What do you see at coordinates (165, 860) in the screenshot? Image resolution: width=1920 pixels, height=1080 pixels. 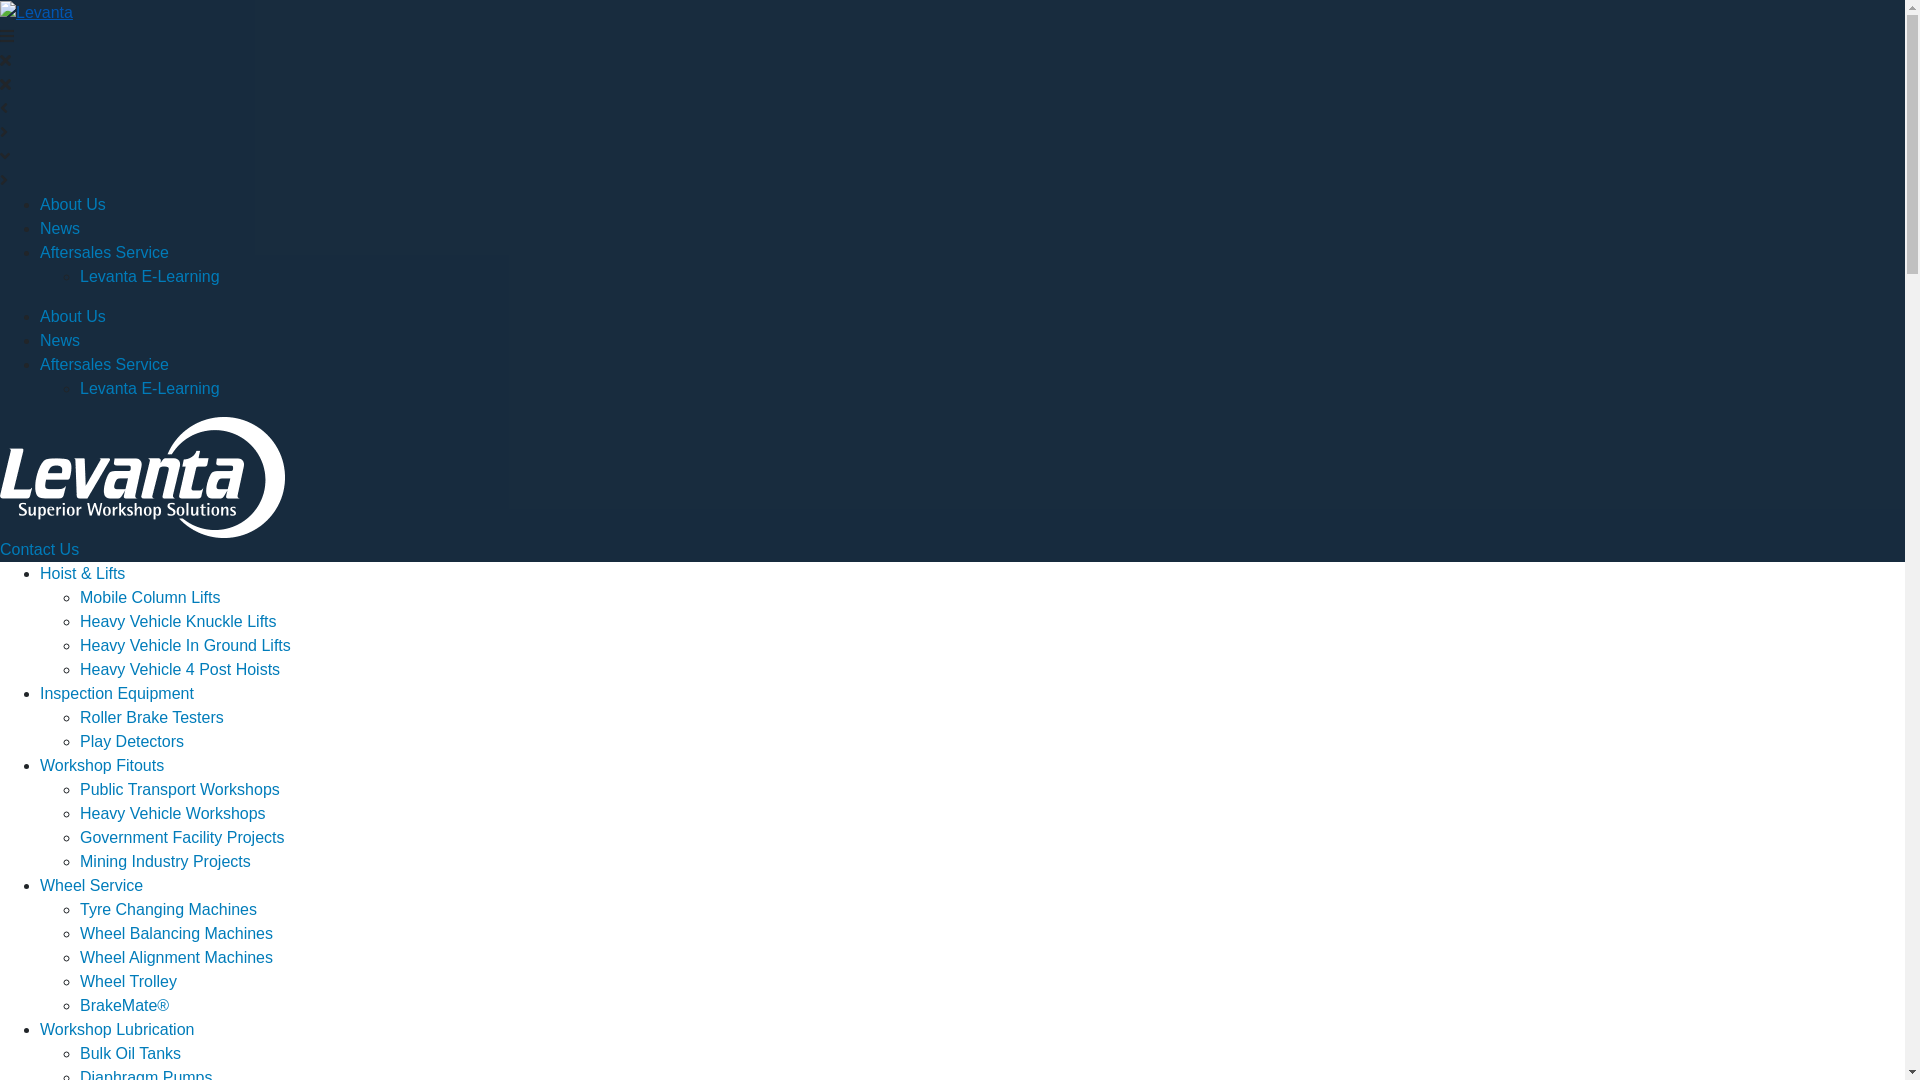 I see `'Mining Industry Projects'` at bounding box center [165, 860].